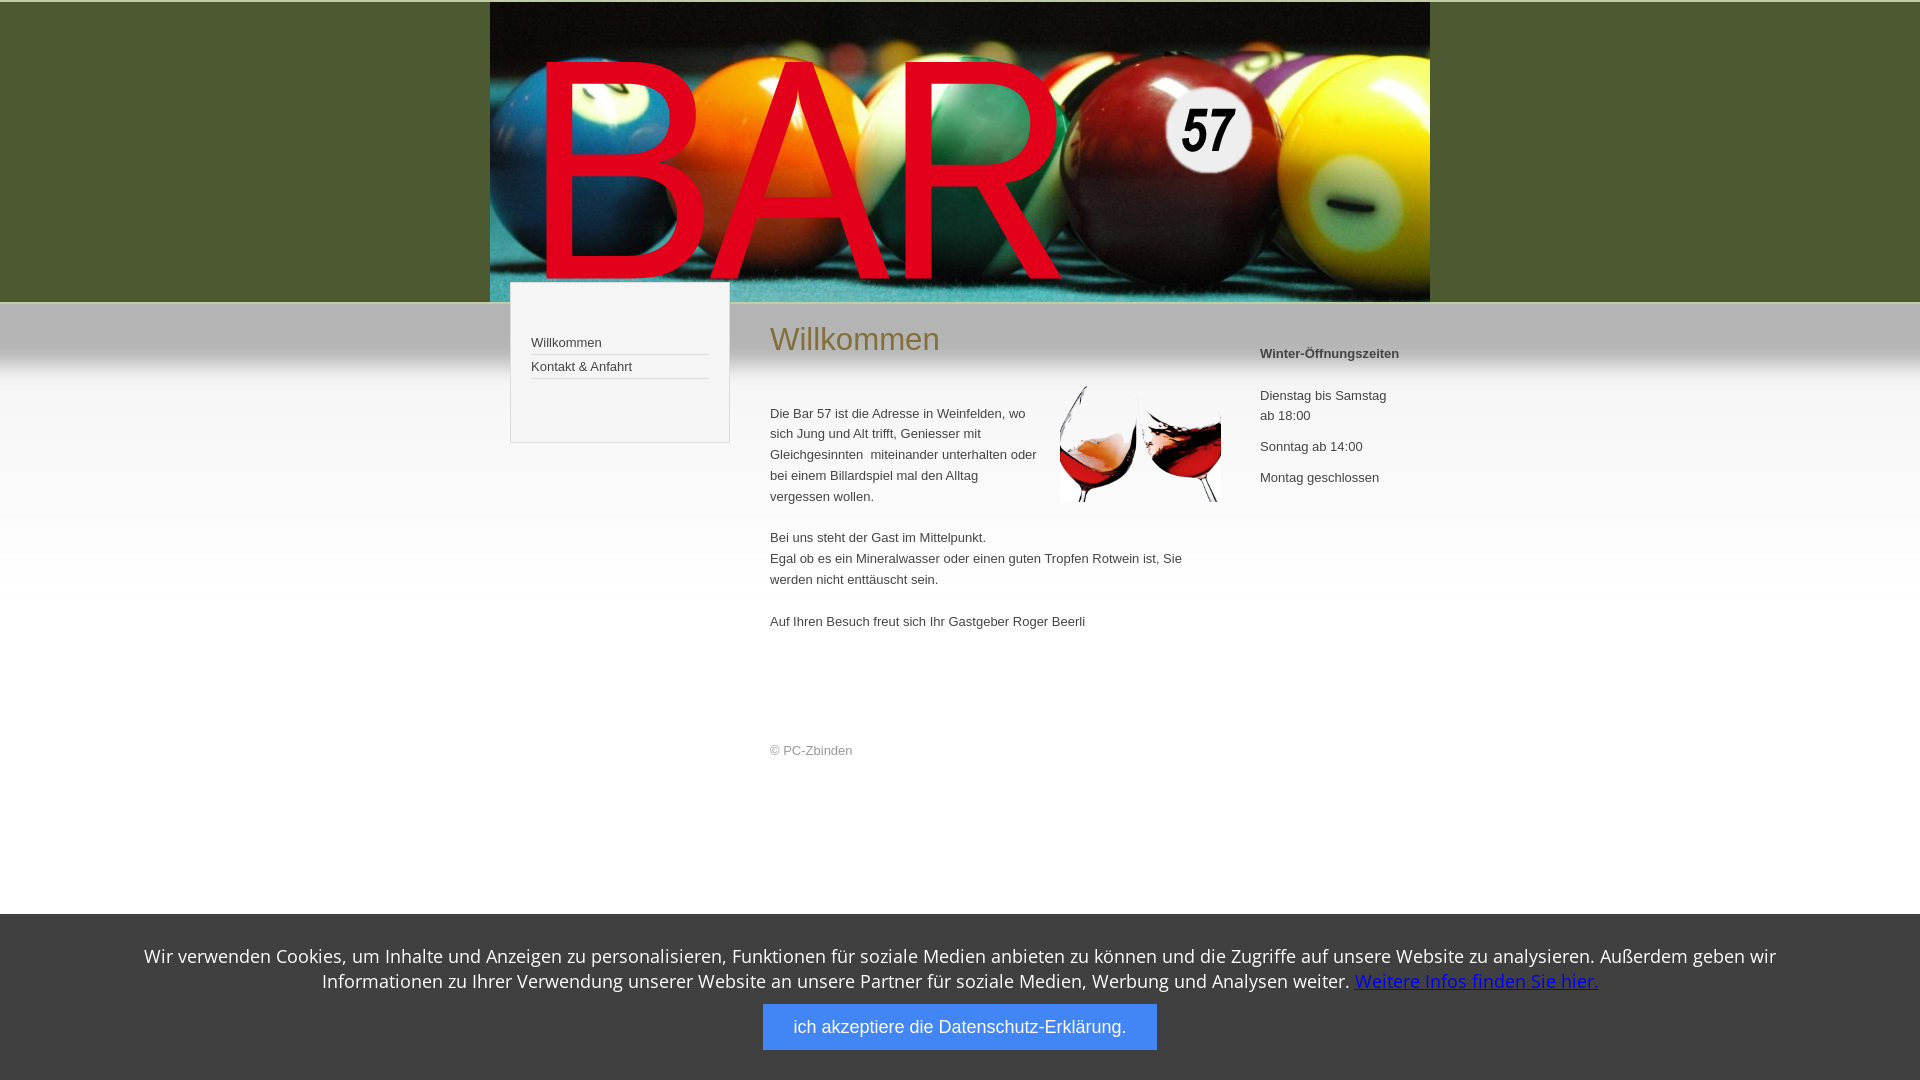 This screenshot has width=1920, height=1080. I want to click on 'Willkommen', so click(618, 342).